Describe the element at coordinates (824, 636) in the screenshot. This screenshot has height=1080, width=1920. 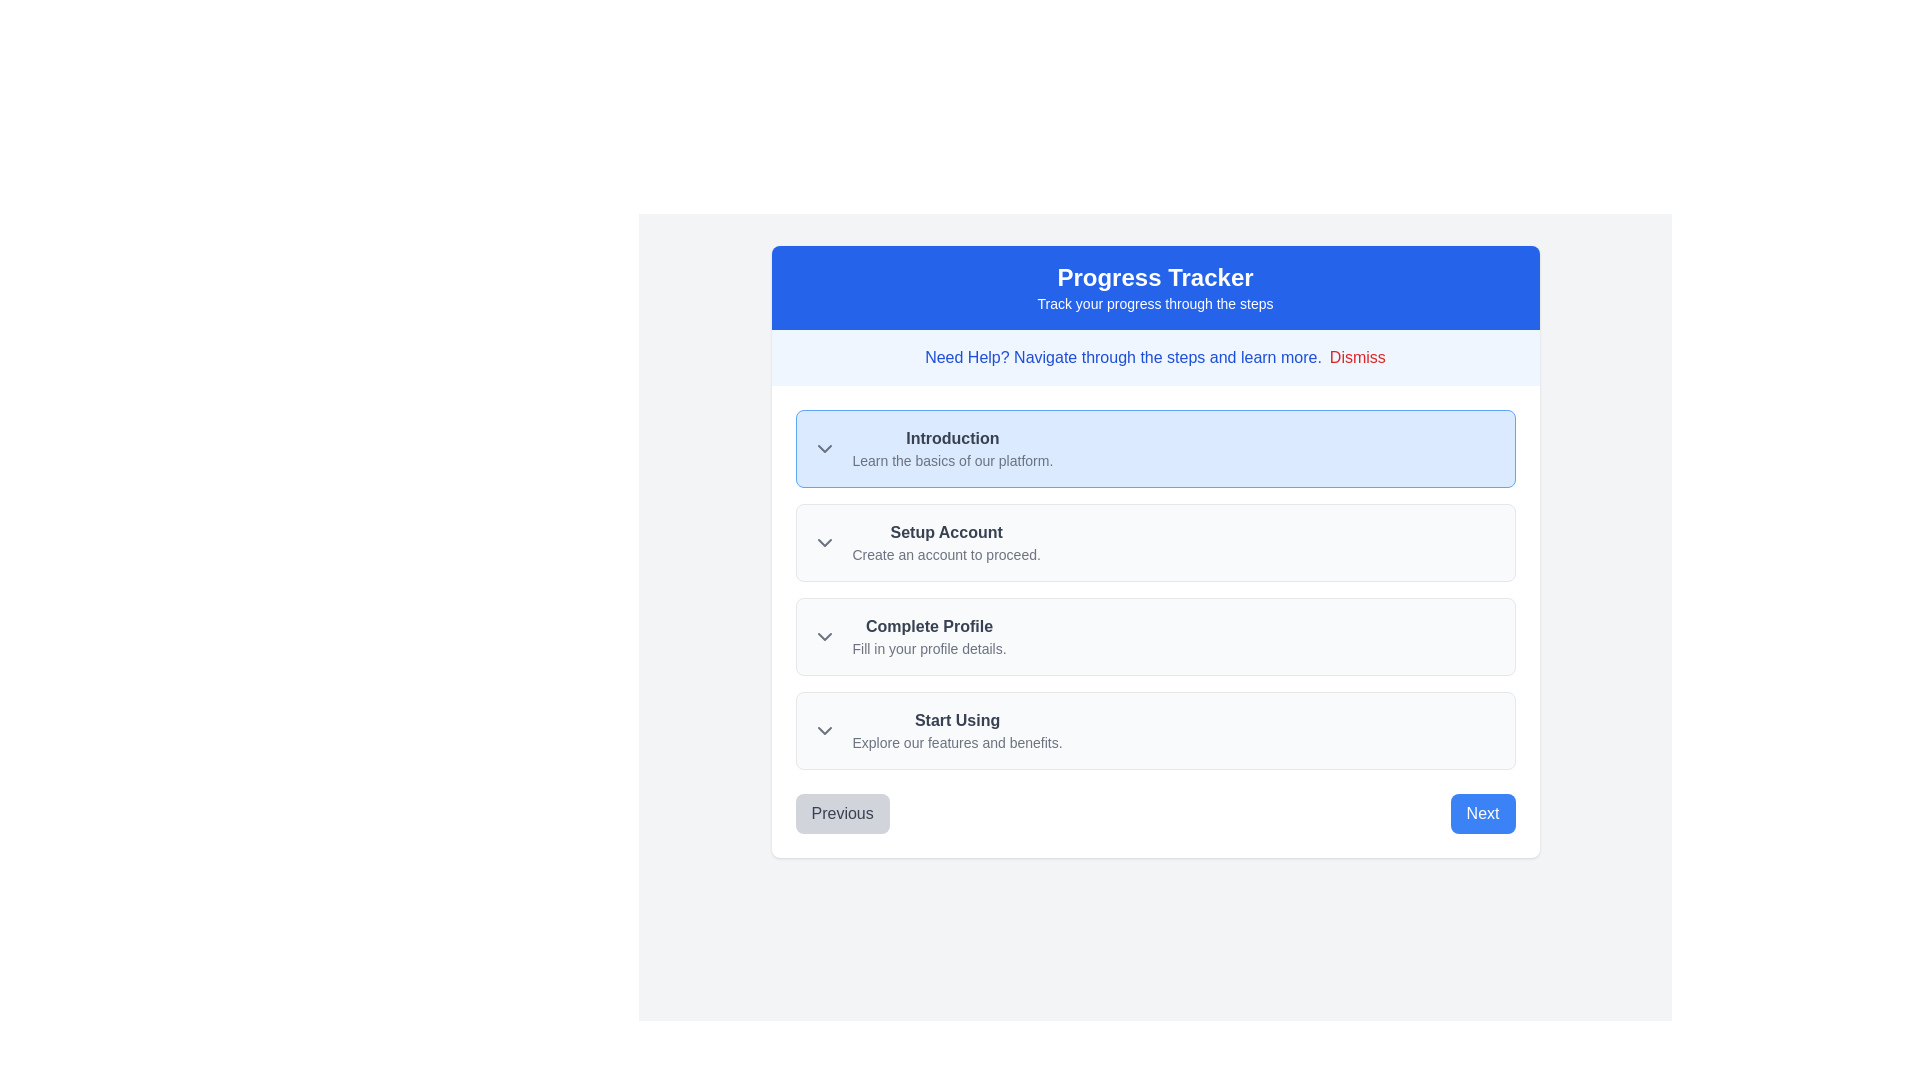
I see `the visual indicator icon located in the 'Complete Profile' section, which indicates an expandable or collapsible section` at that location.